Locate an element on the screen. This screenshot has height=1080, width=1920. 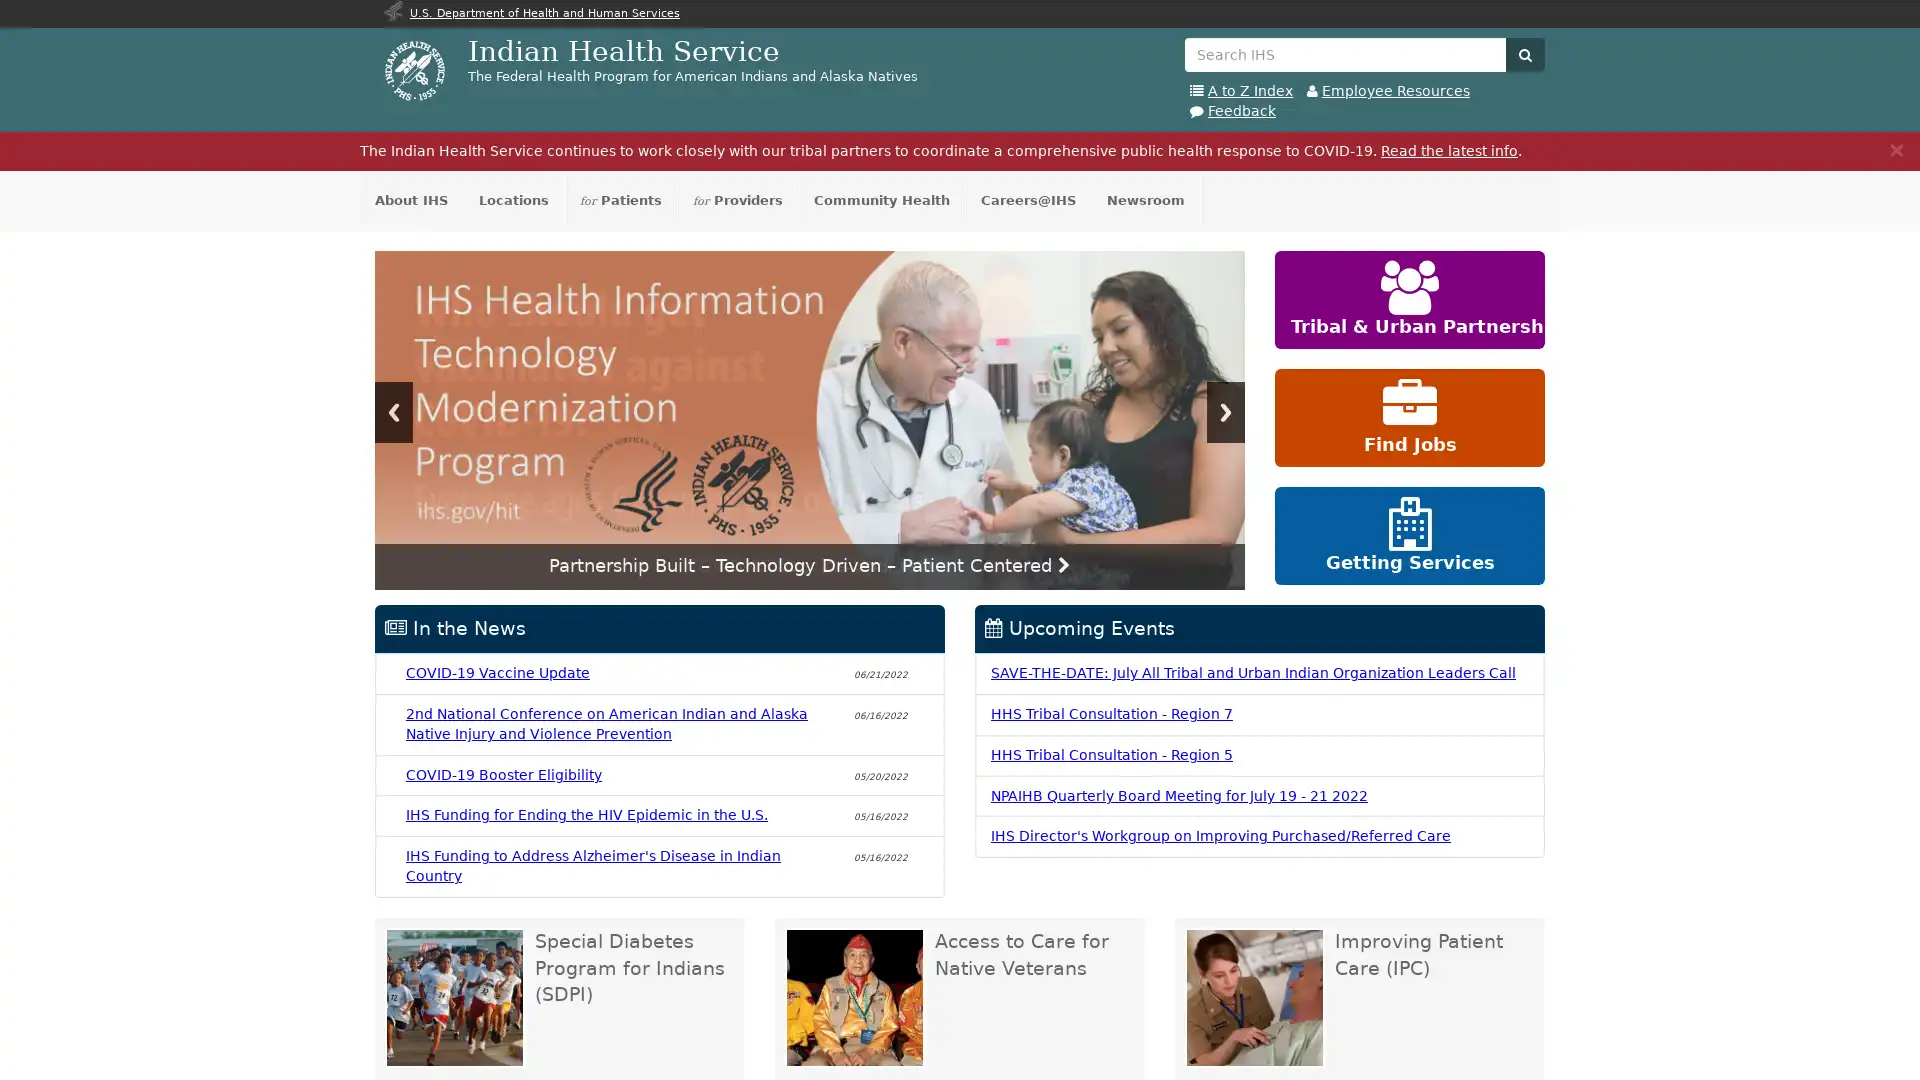
Tribal & Urban Partnerships is located at coordinates (1409, 300).